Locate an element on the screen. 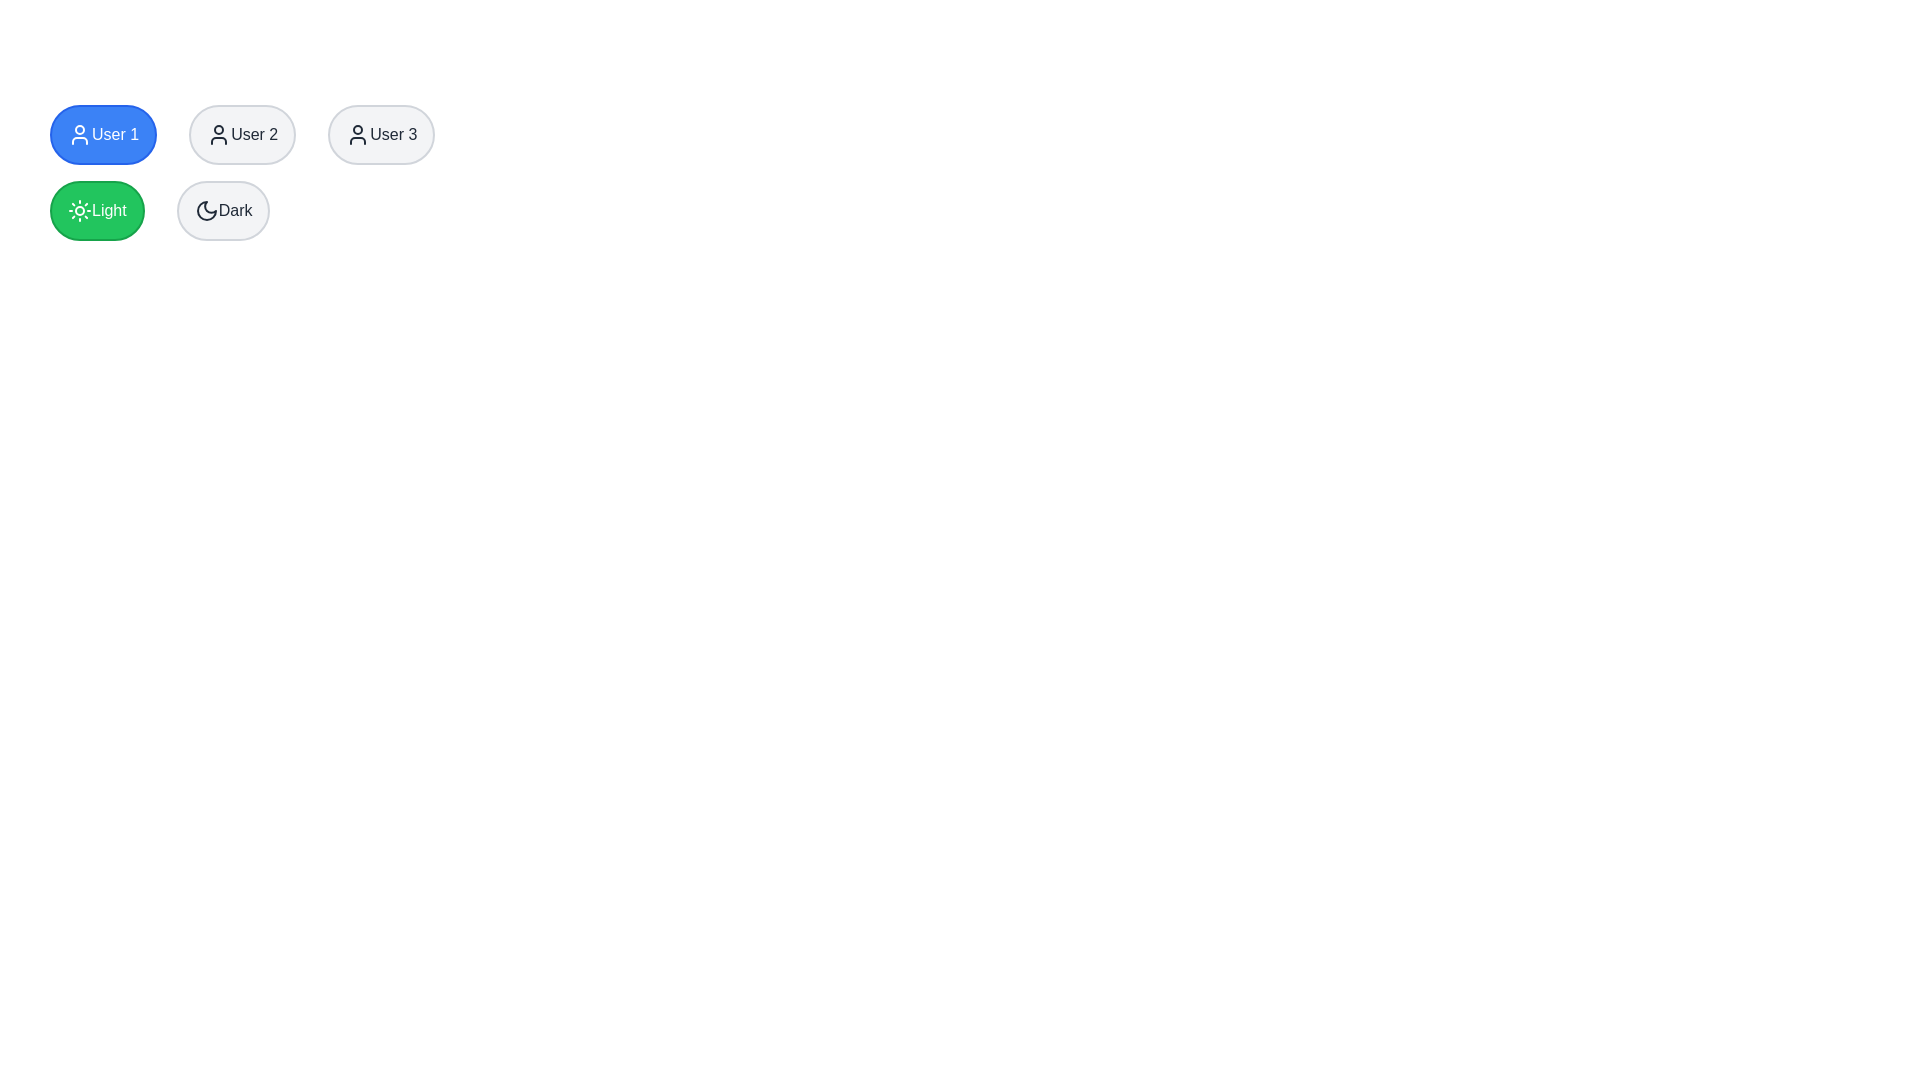 Image resolution: width=1920 pixels, height=1080 pixels. the appearance of the stylized sun icon located centrally within the green rounded rectangular button labeled 'Light' is located at coordinates (80, 211).